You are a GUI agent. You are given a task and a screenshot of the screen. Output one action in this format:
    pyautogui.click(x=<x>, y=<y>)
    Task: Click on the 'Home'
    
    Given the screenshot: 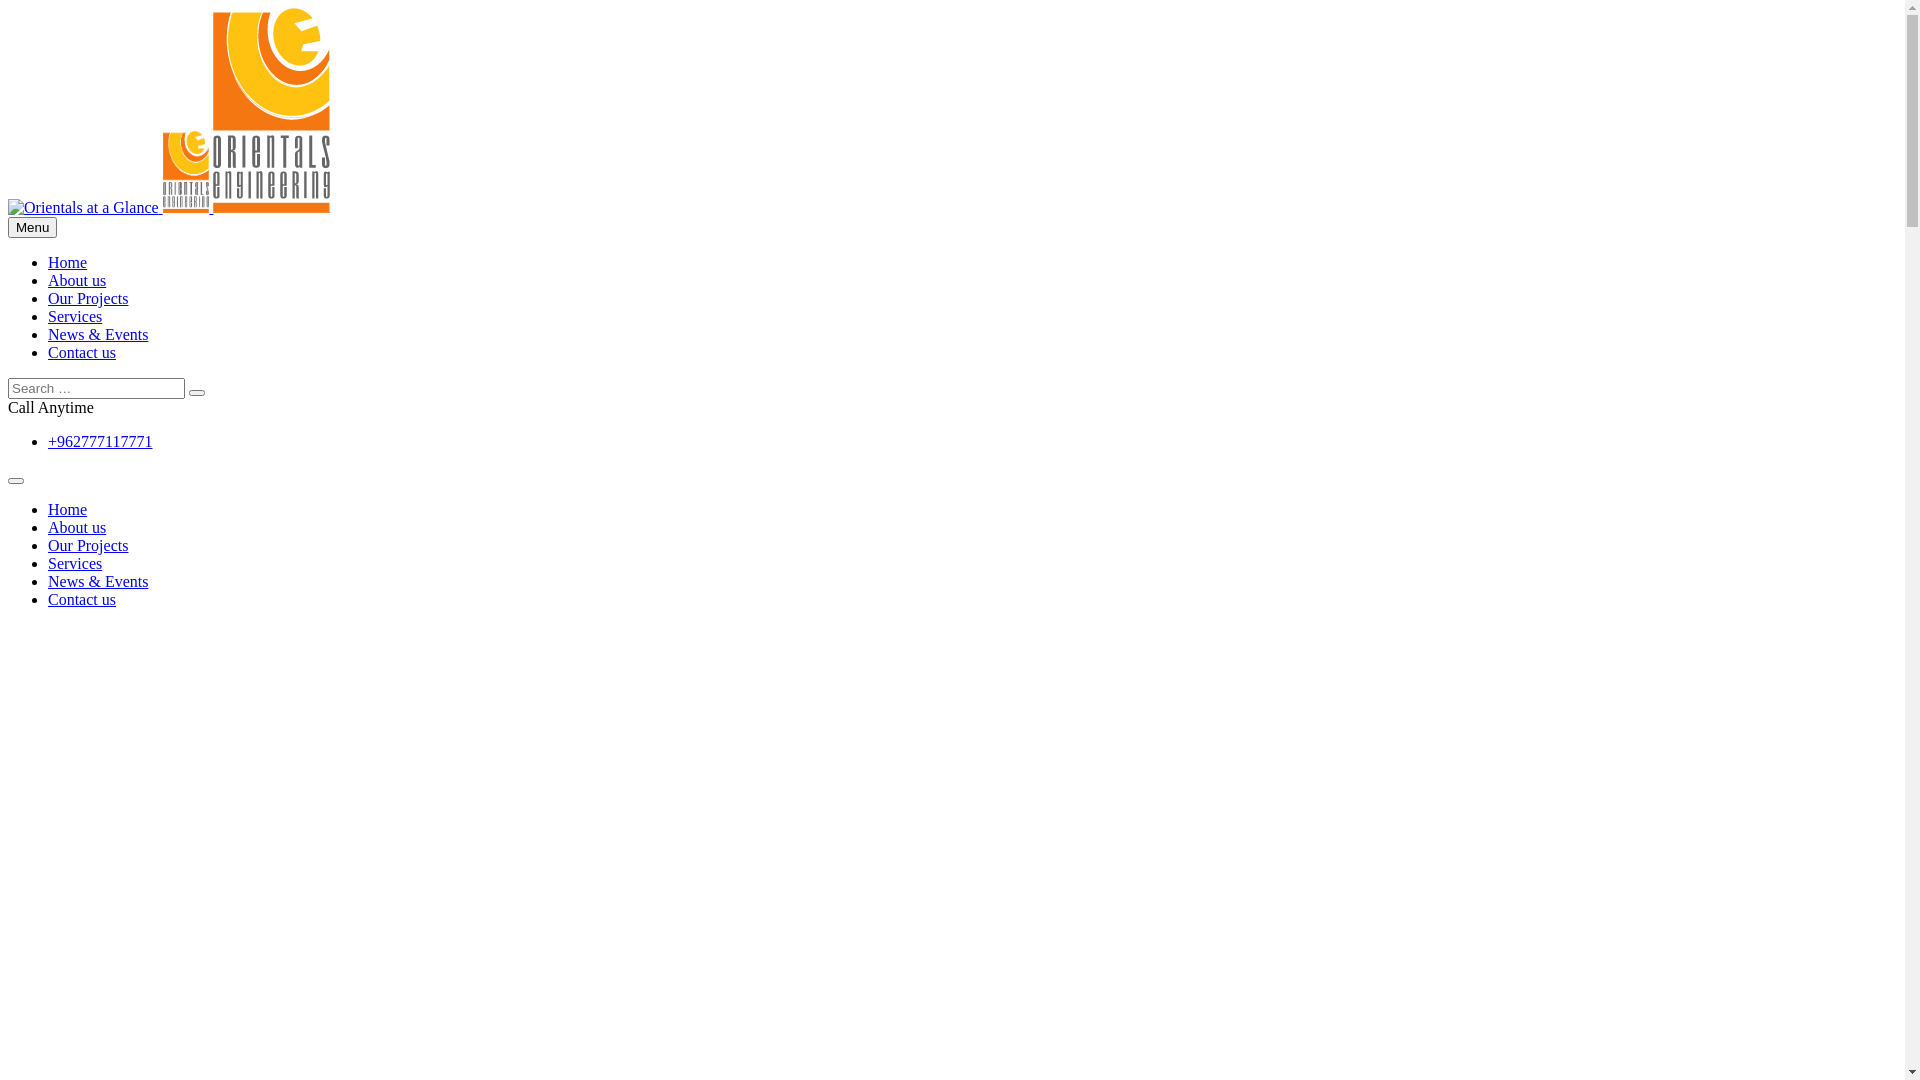 What is the action you would take?
    pyautogui.click(x=67, y=261)
    